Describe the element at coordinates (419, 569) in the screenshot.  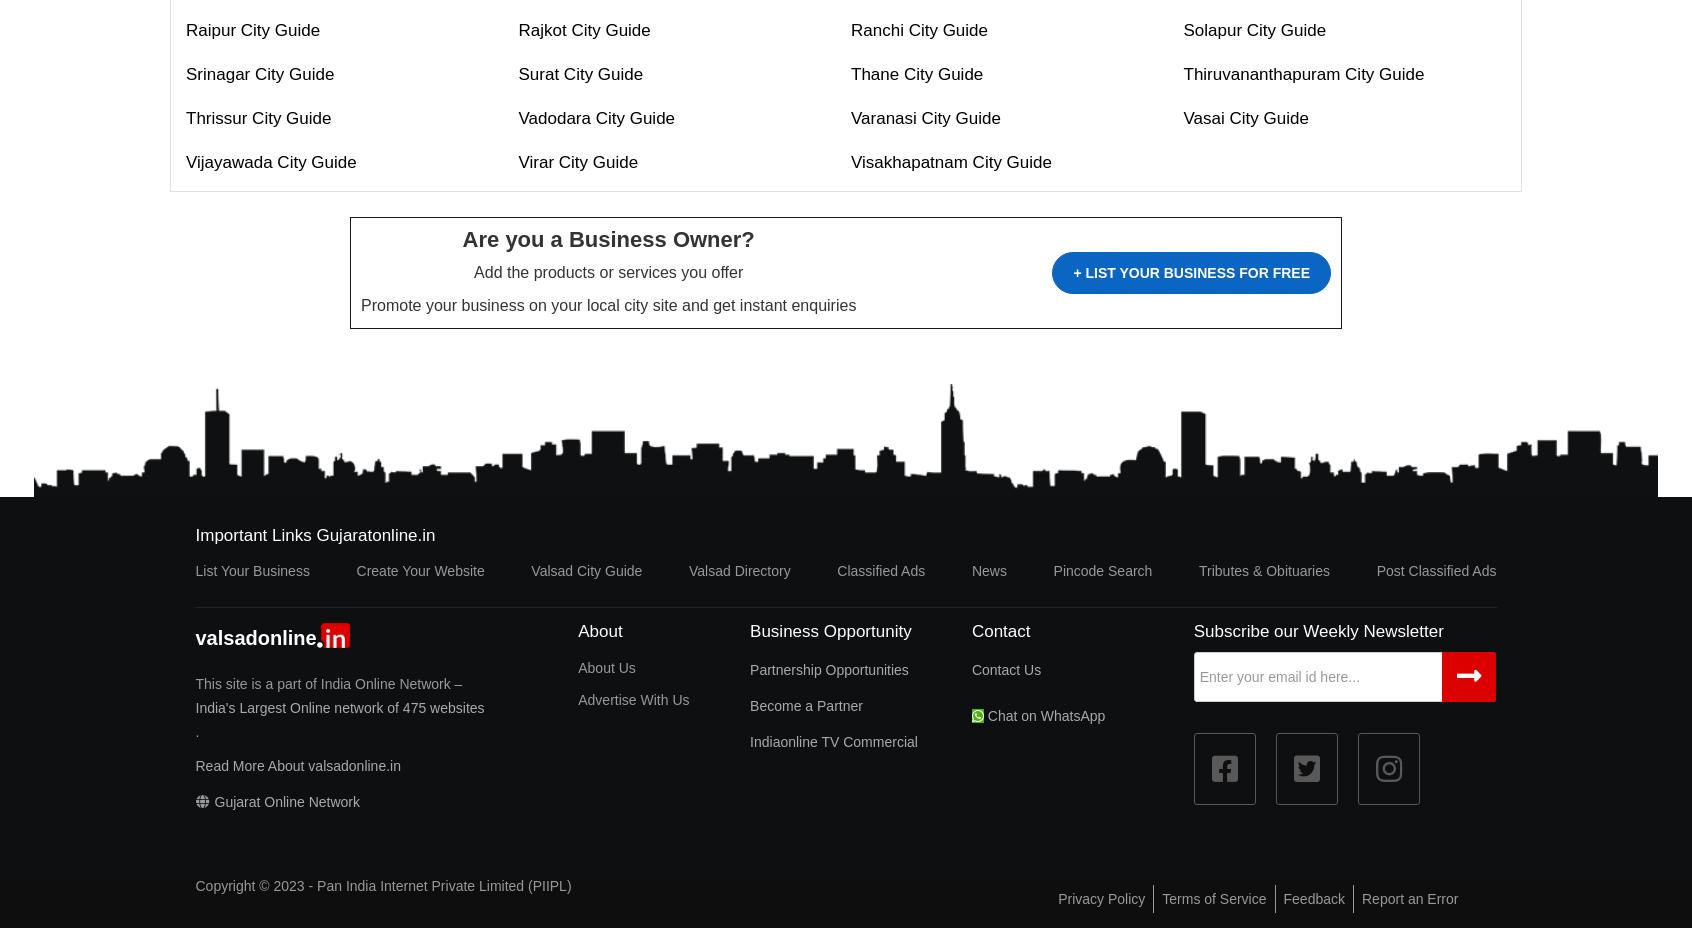
I see `'Create Your Website'` at that location.